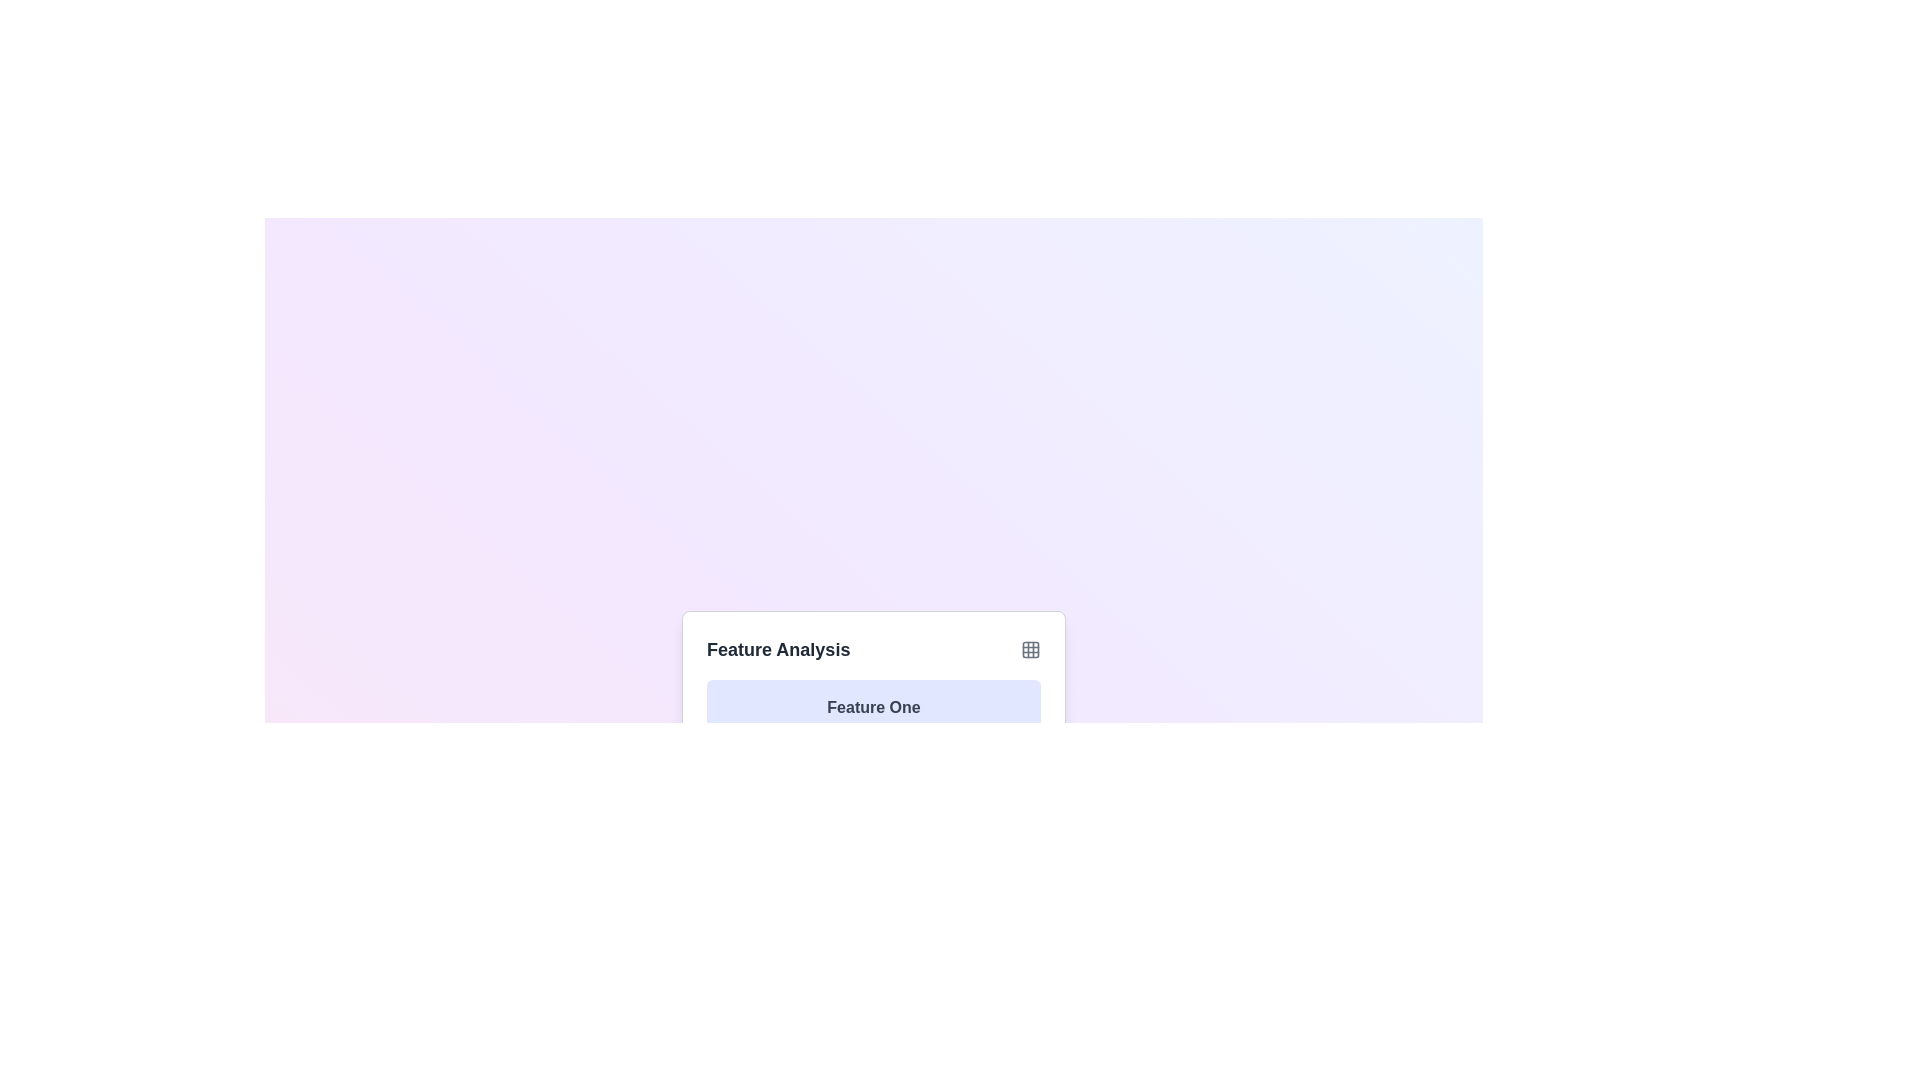 The width and height of the screenshot is (1920, 1080). What do you see at coordinates (1031, 650) in the screenshot?
I see `the grid icon represented by the top-left square of the 3x3 grid in the 'Feature Analysis' section` at bounding box center [1031, 650].